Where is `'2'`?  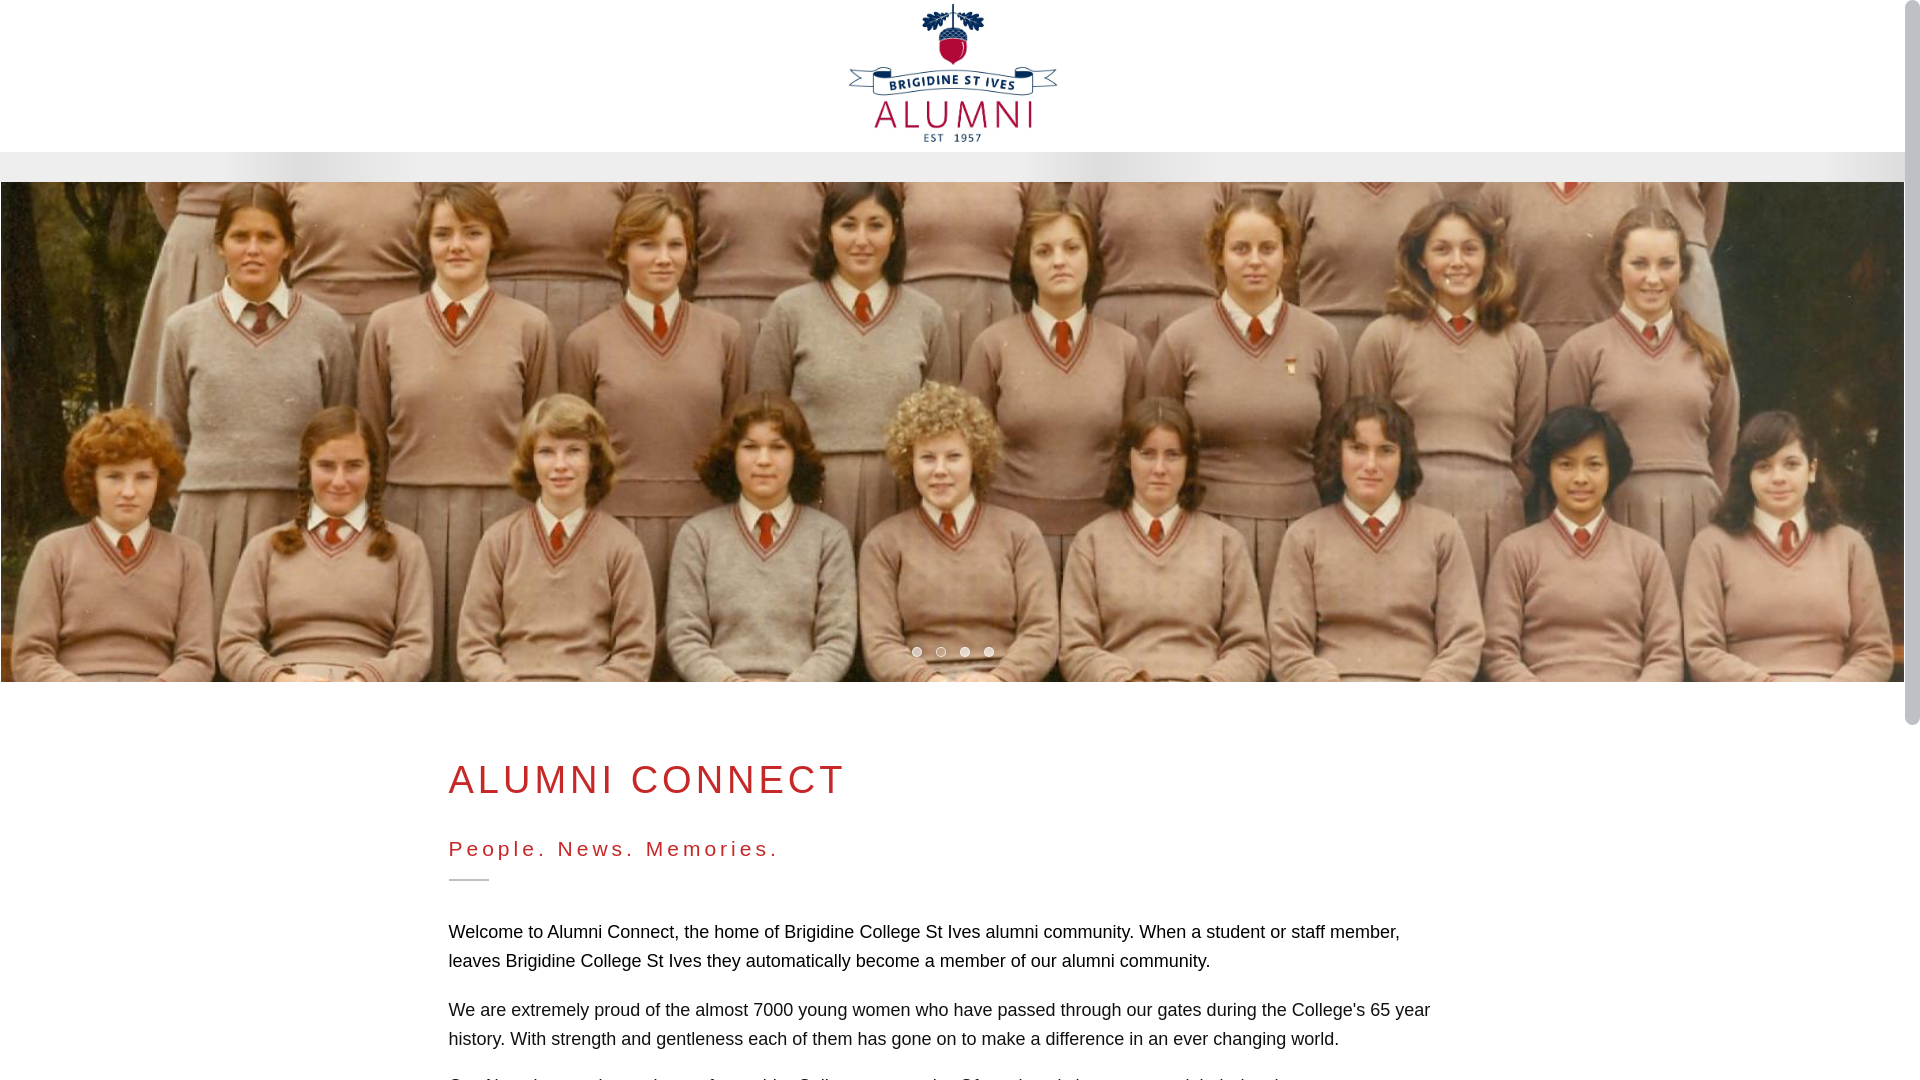
'2' is located at coordinates (939, 652).